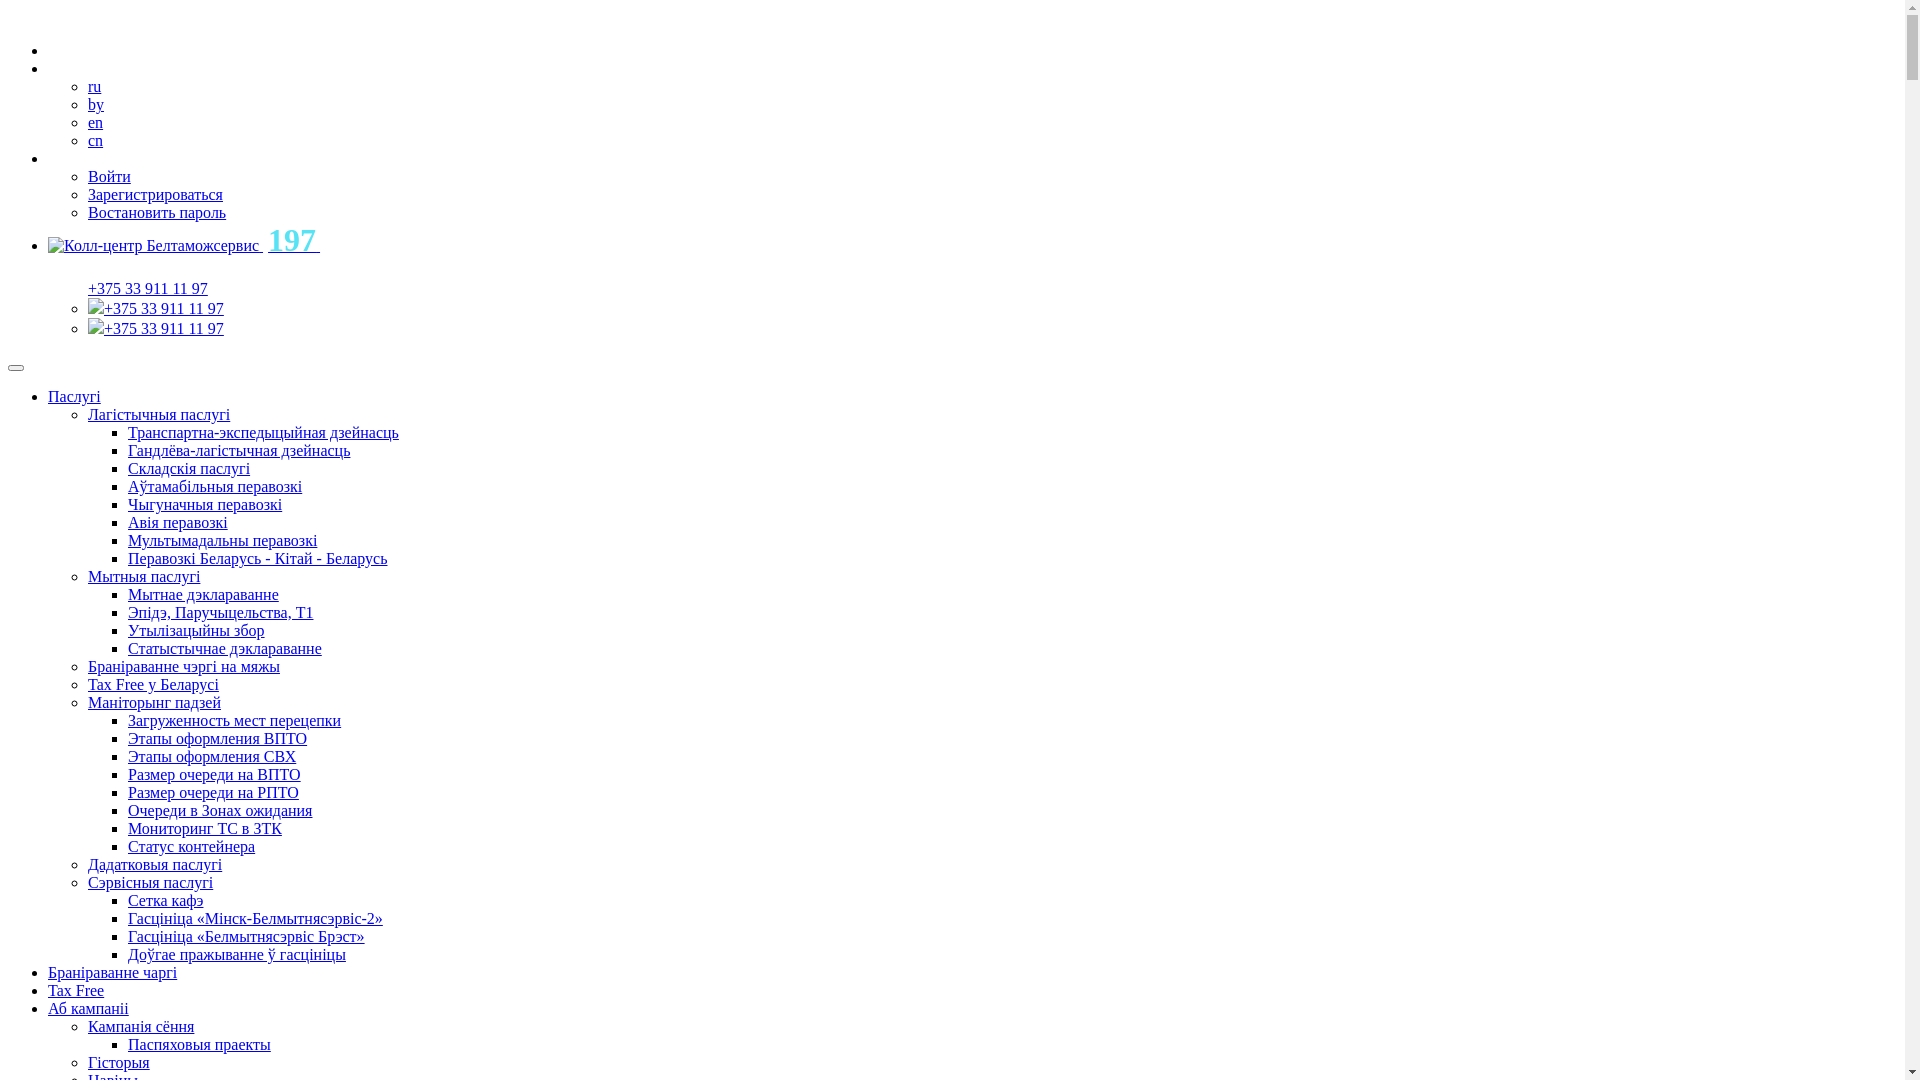  Describe the element at coordinates (86, 104) in the screenshot. I see `'by'` at that location.